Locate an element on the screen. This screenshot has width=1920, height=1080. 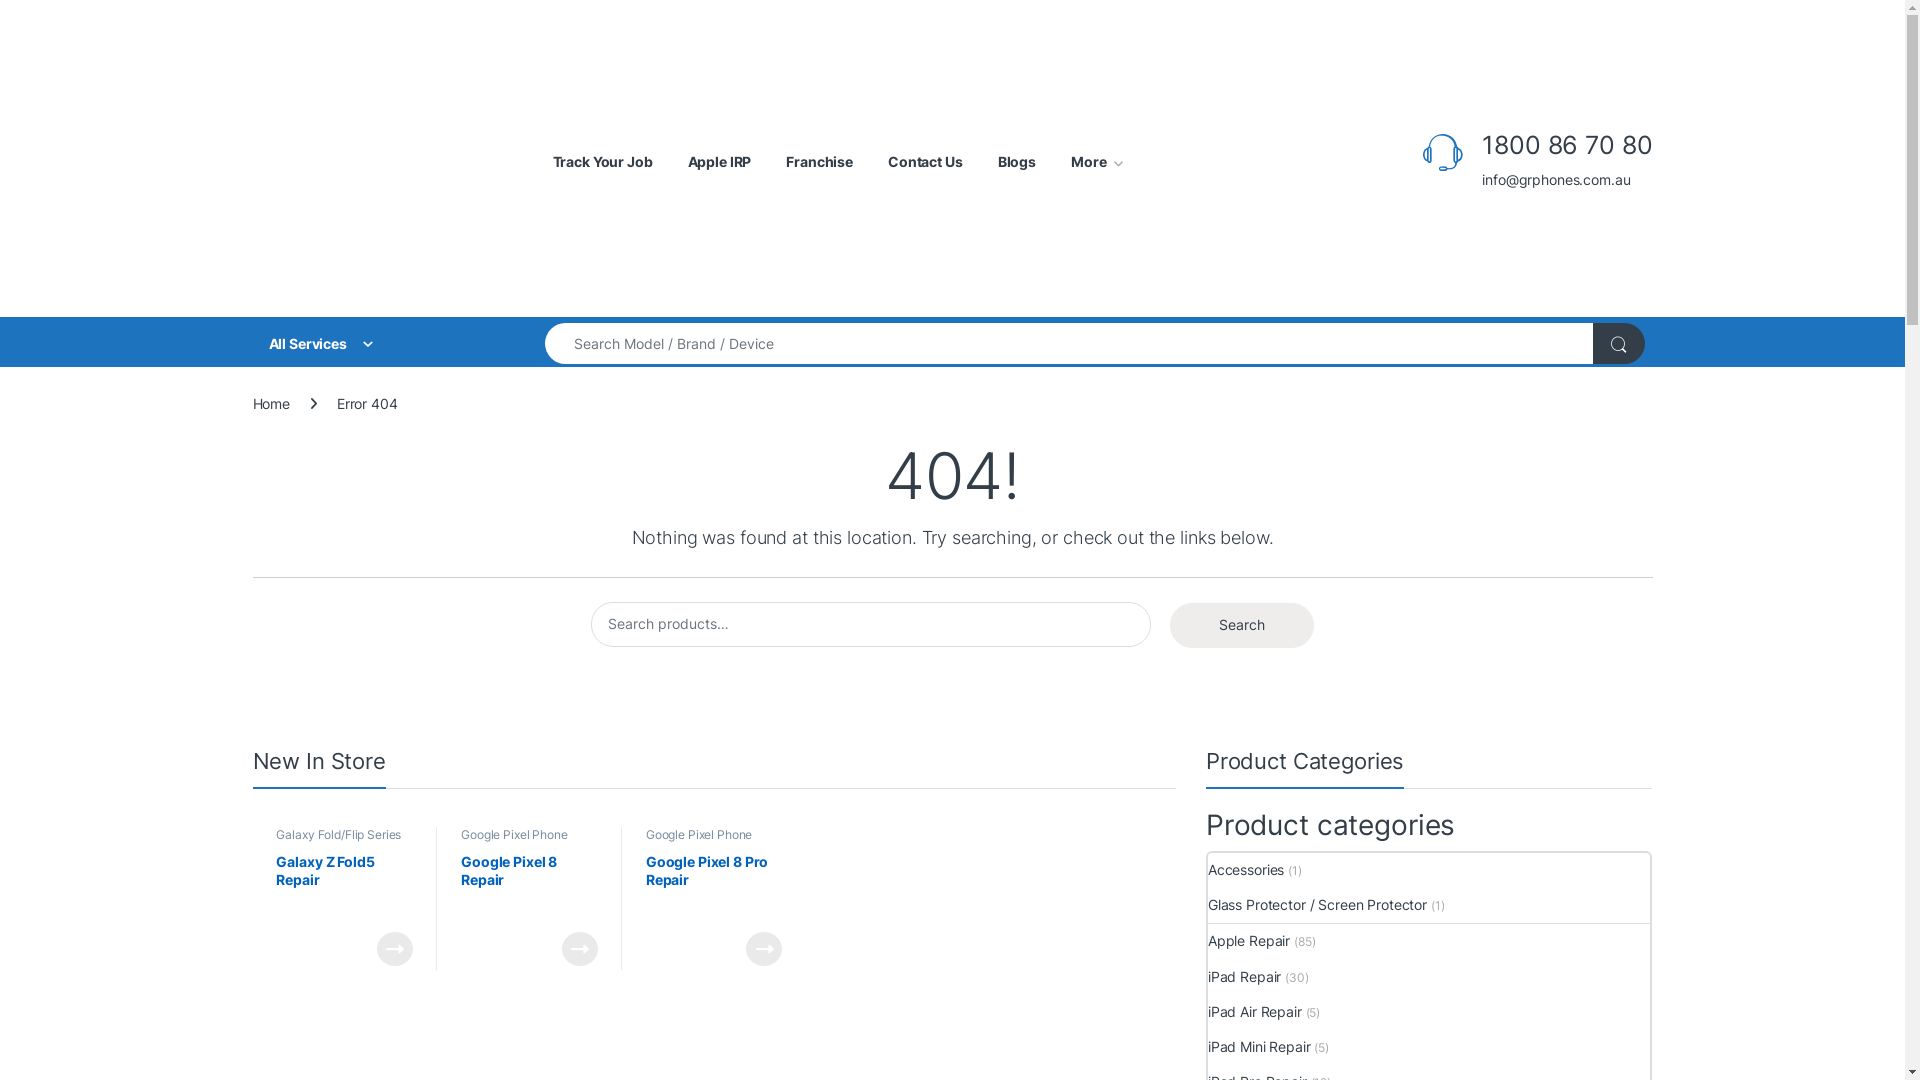
'Google Pixel Phone Repair' is located at coordinates (699, 840).